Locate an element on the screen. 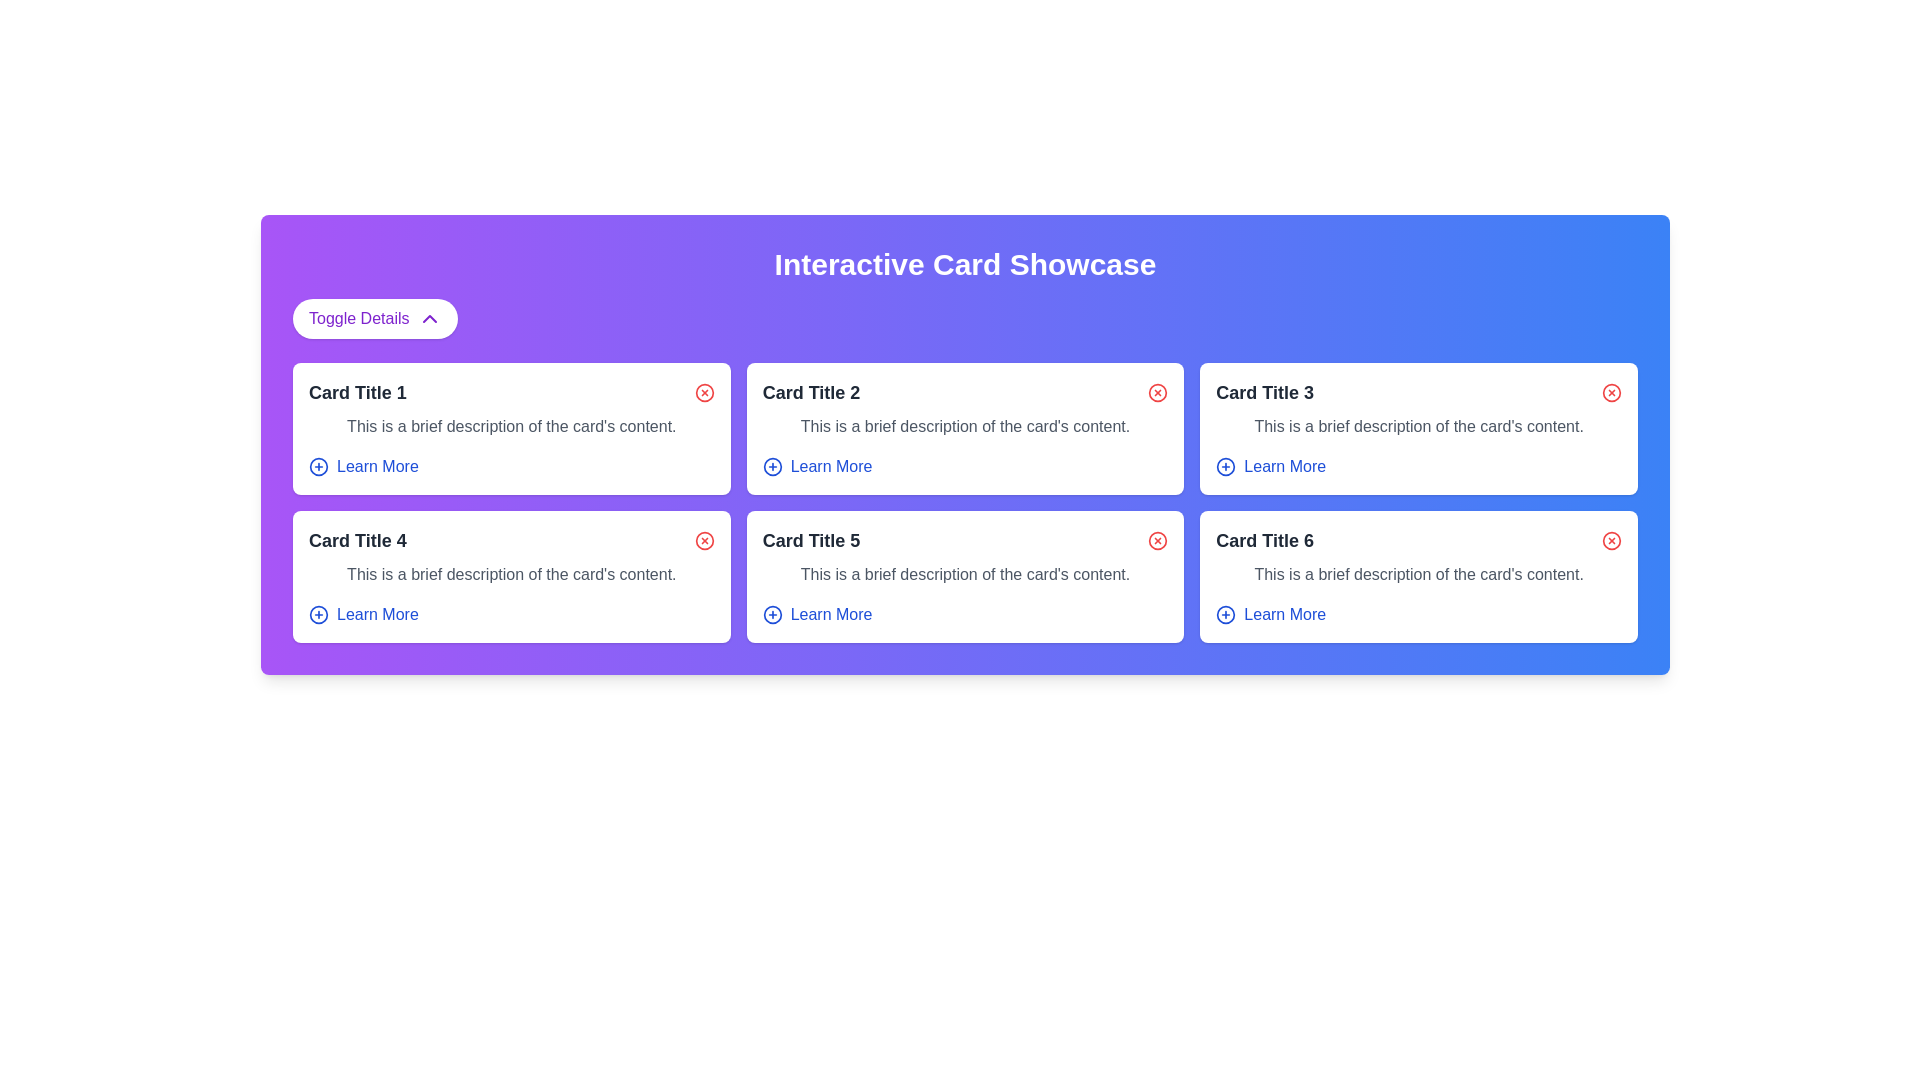  information associated with the circular blue outlined icon containing a plus symbol, located next to the 'Learn More' link in 'Card Title 4' is located at coordinates (317, 613).